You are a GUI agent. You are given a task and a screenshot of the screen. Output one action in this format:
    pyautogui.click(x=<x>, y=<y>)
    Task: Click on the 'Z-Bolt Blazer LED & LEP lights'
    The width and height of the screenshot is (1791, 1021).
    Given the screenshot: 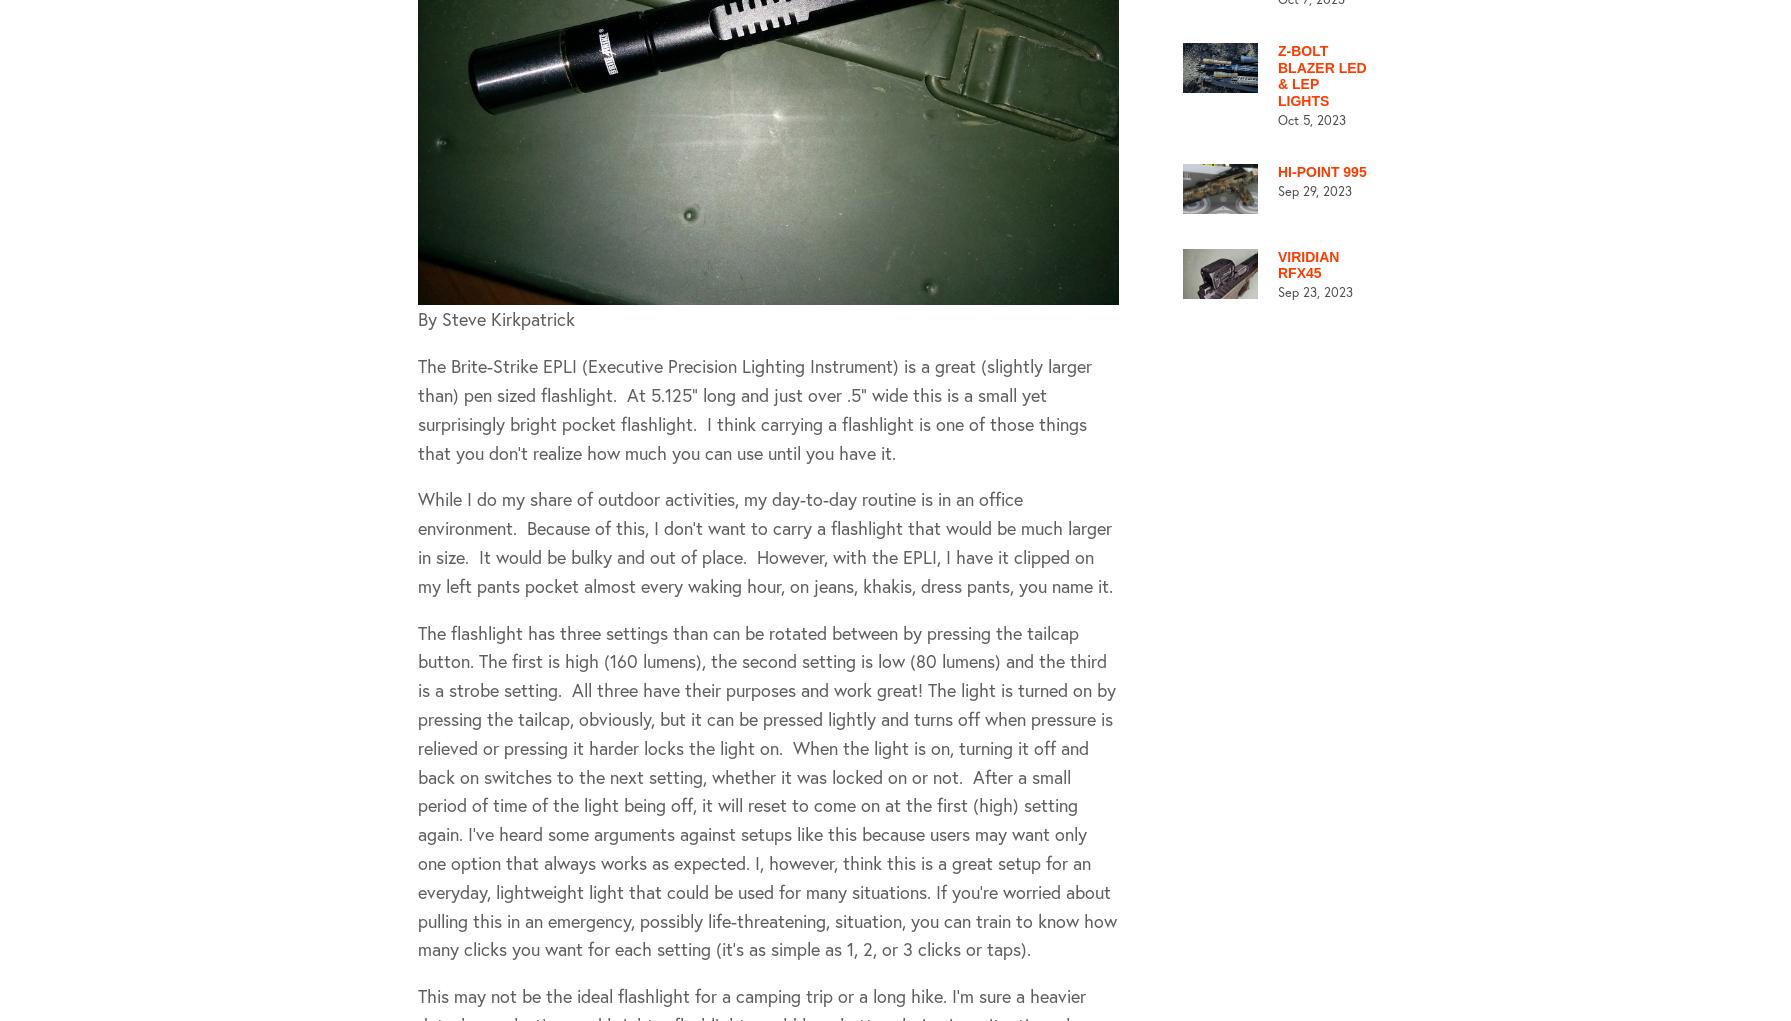 What is the action you would take?
    pyautogui.click(x=1320, y=75)
    